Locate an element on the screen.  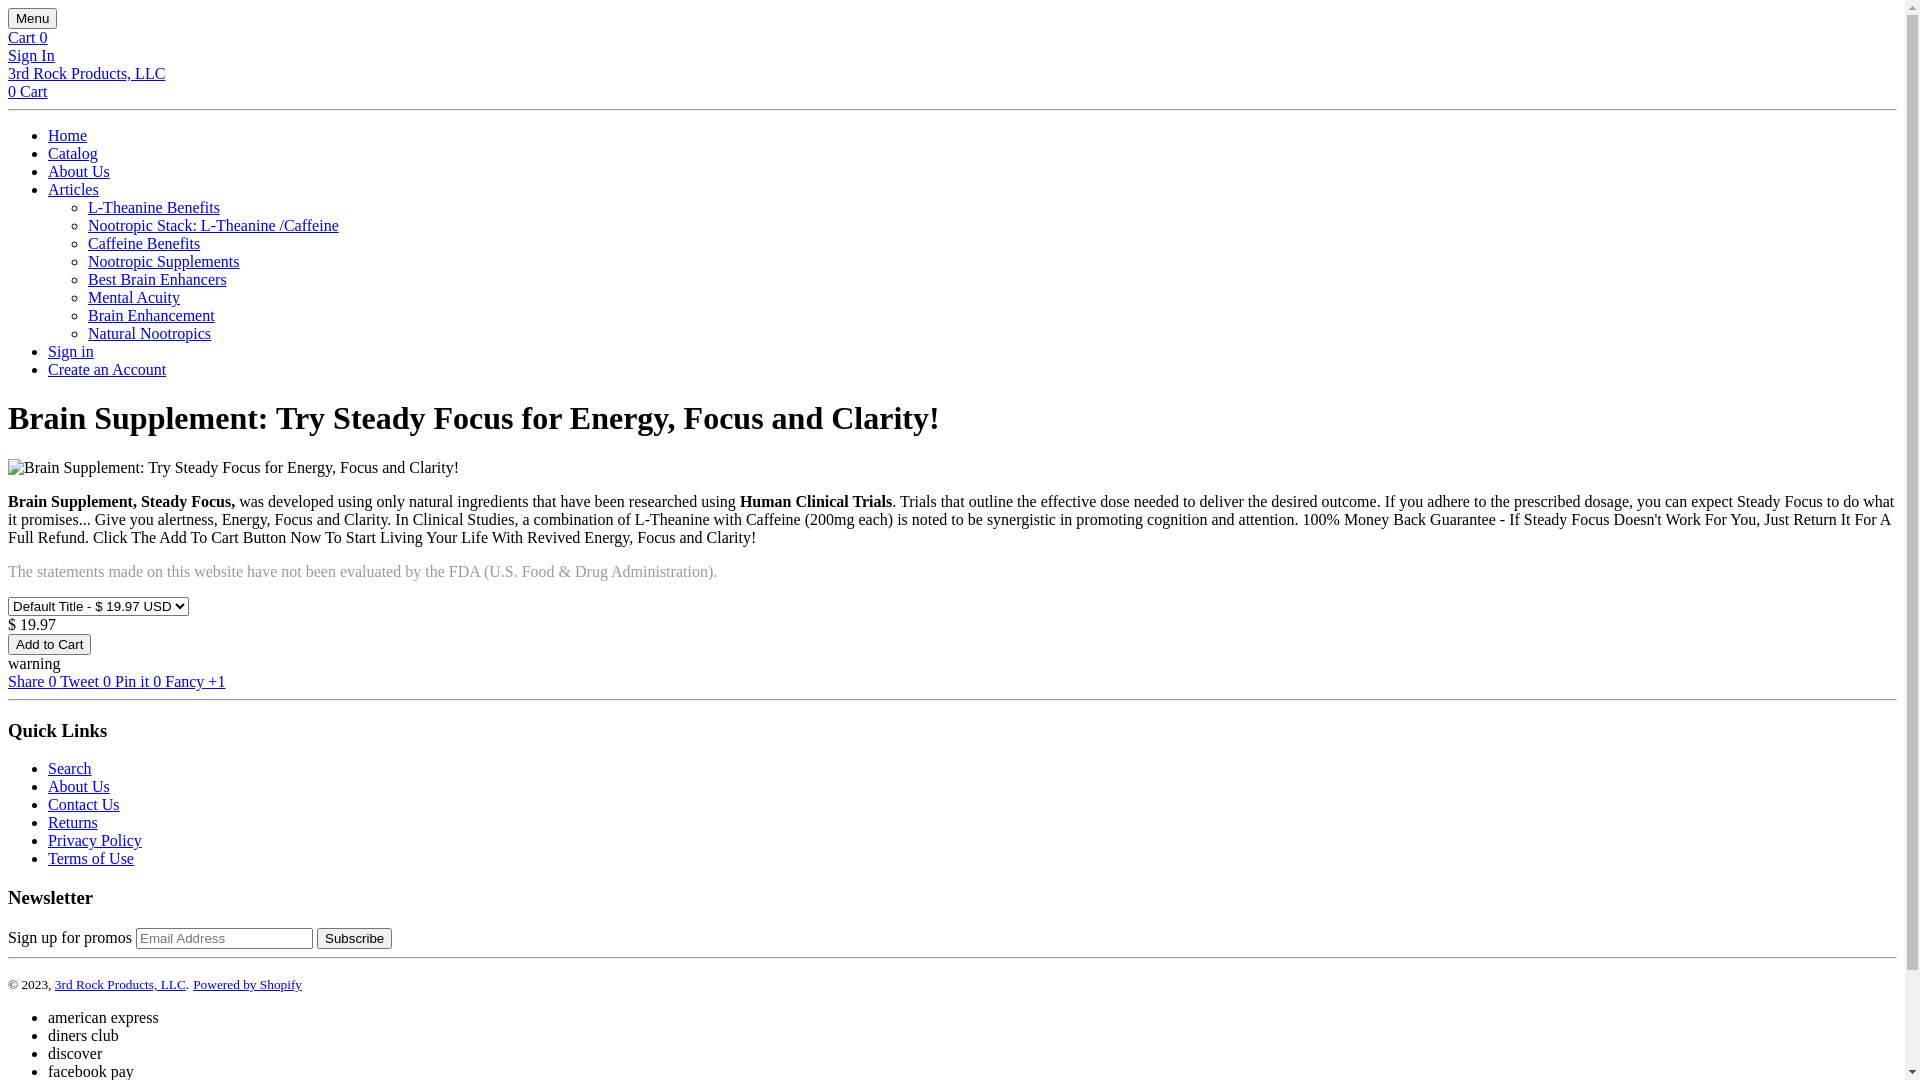
'Pin it 0' is located at coordinates (114, 680).